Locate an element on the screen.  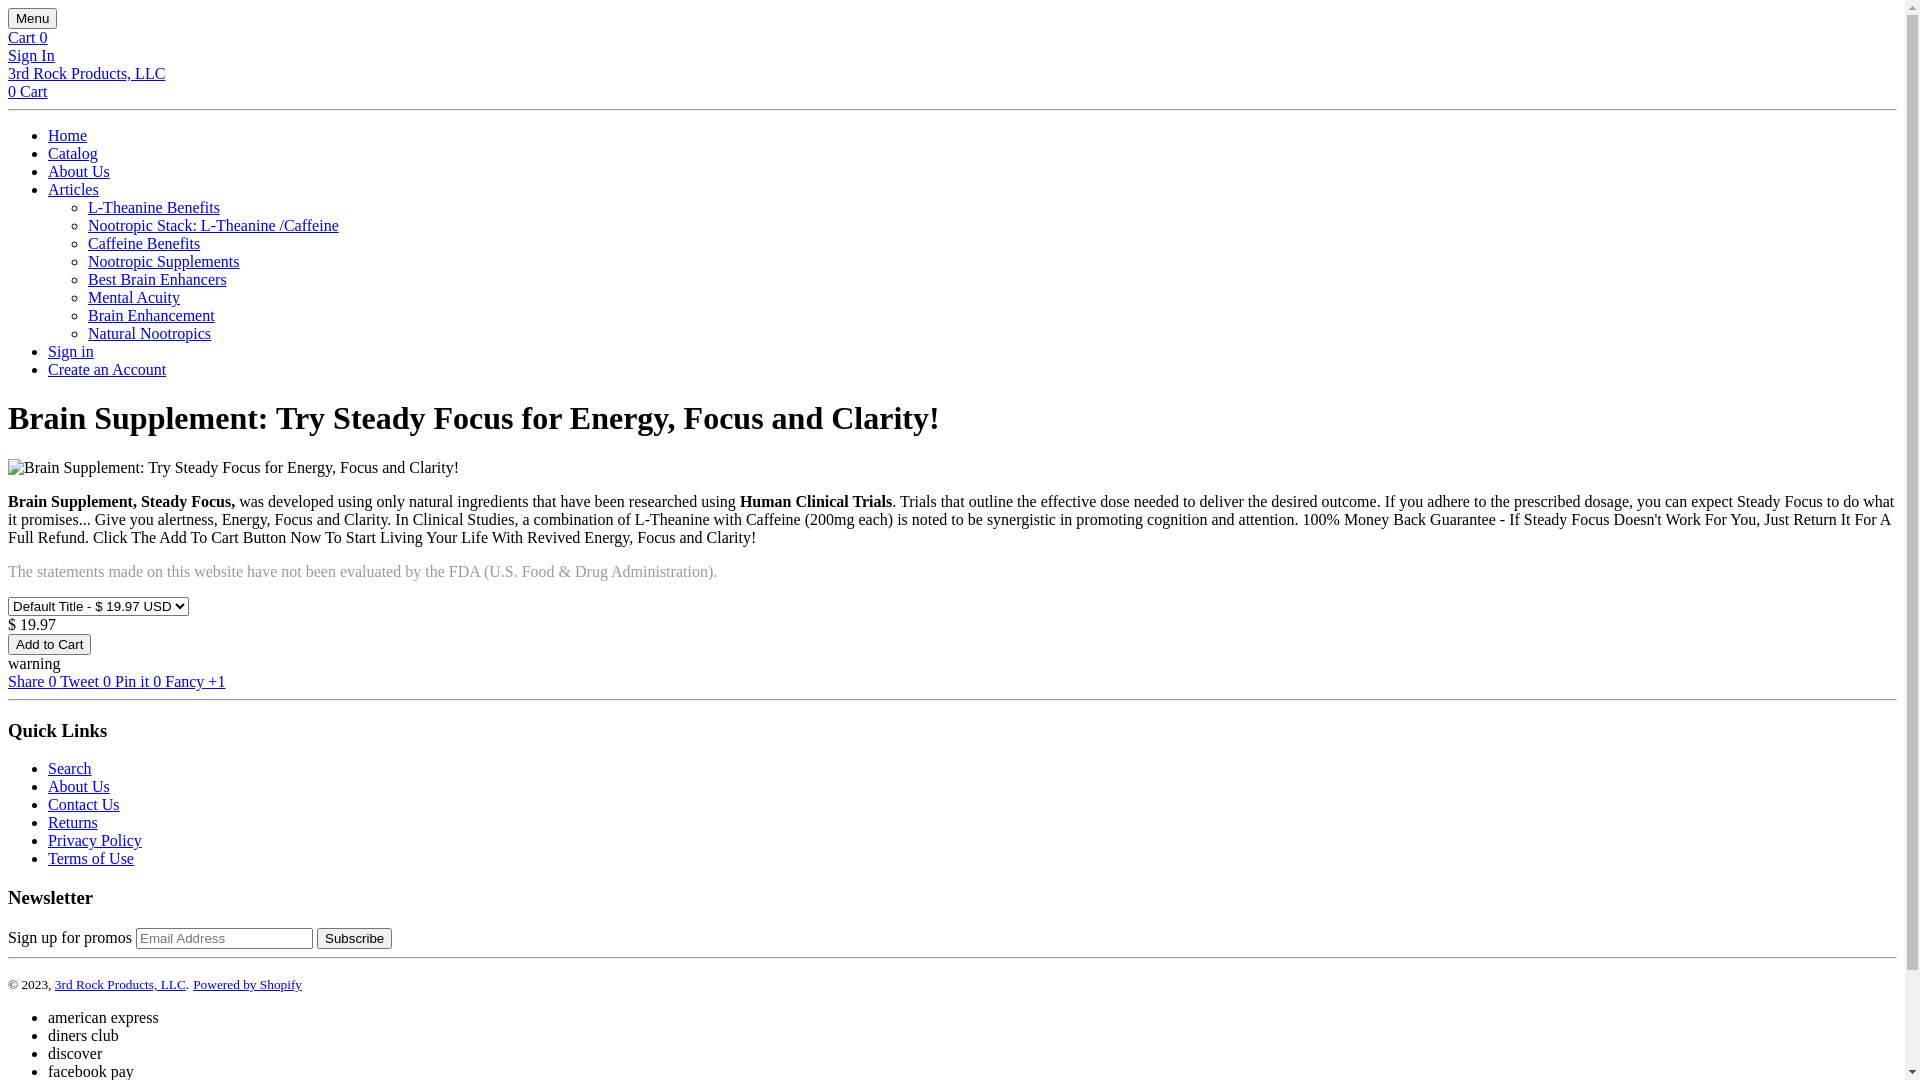
'Pin it 0' is located at coordinates (114, 680).